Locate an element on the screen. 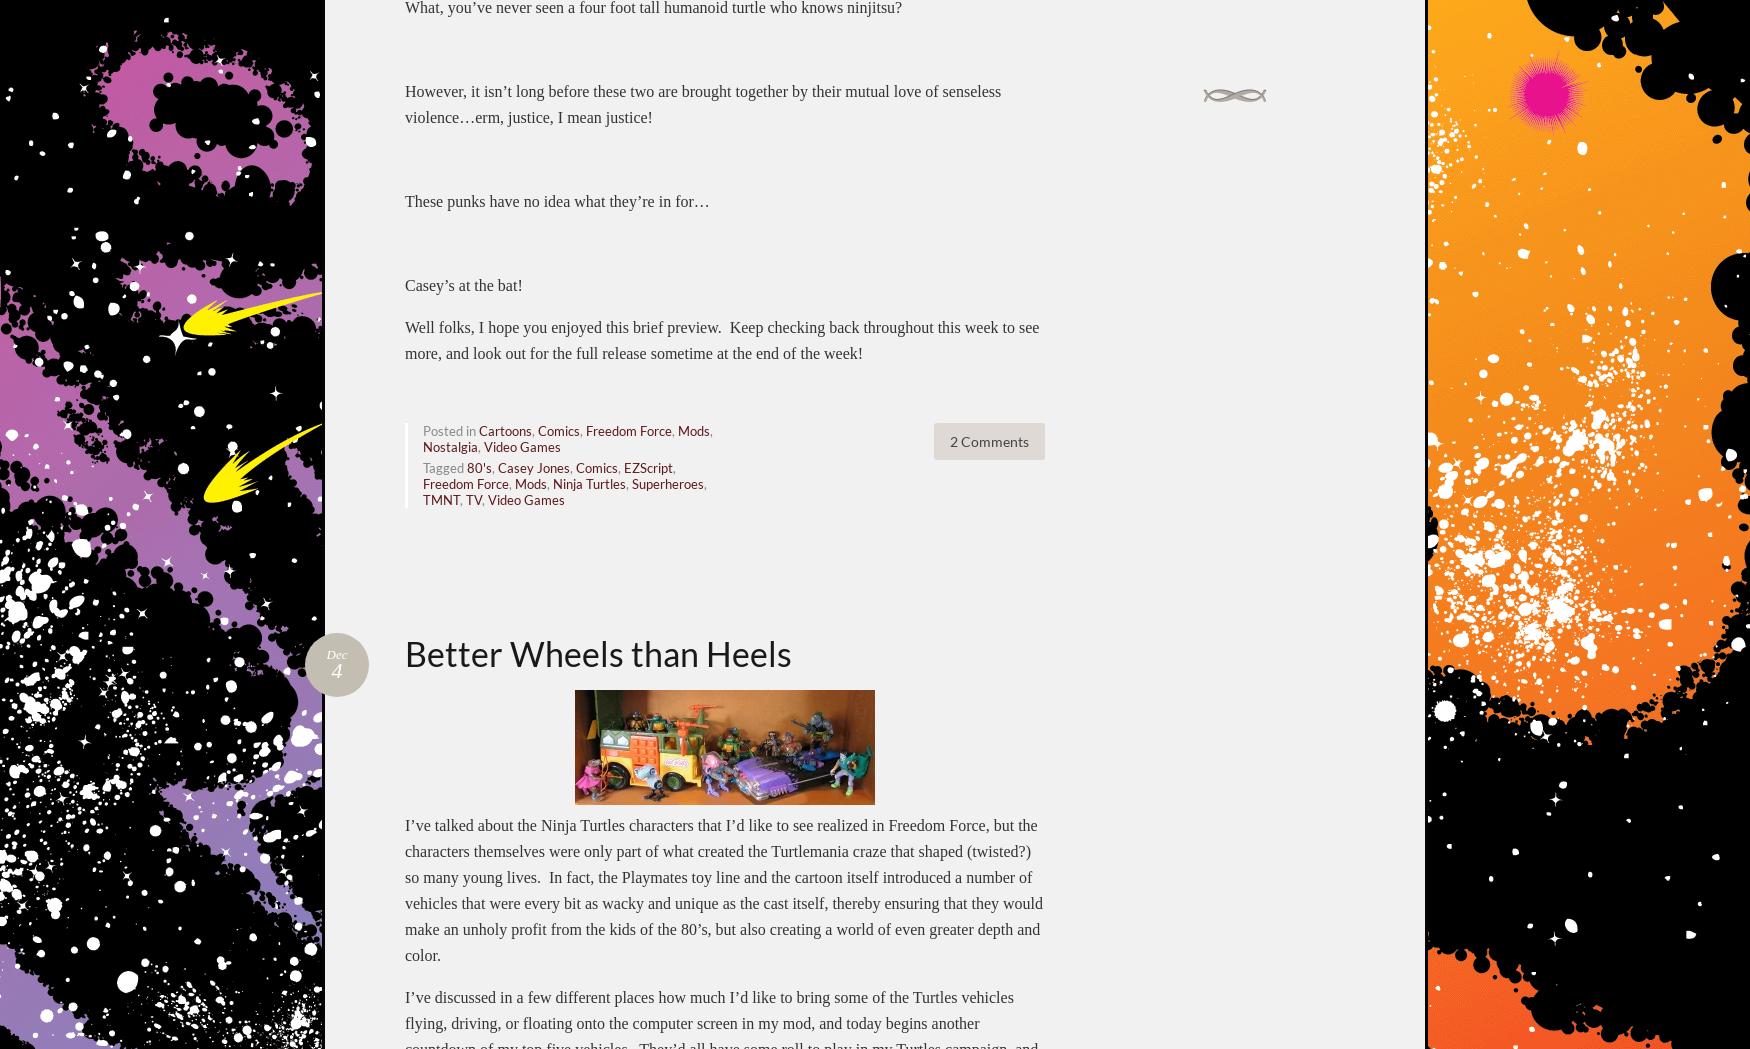 The width and height of the screenshot is (1750, 1049). 'TMNT' is located at coordinates (441, 498).